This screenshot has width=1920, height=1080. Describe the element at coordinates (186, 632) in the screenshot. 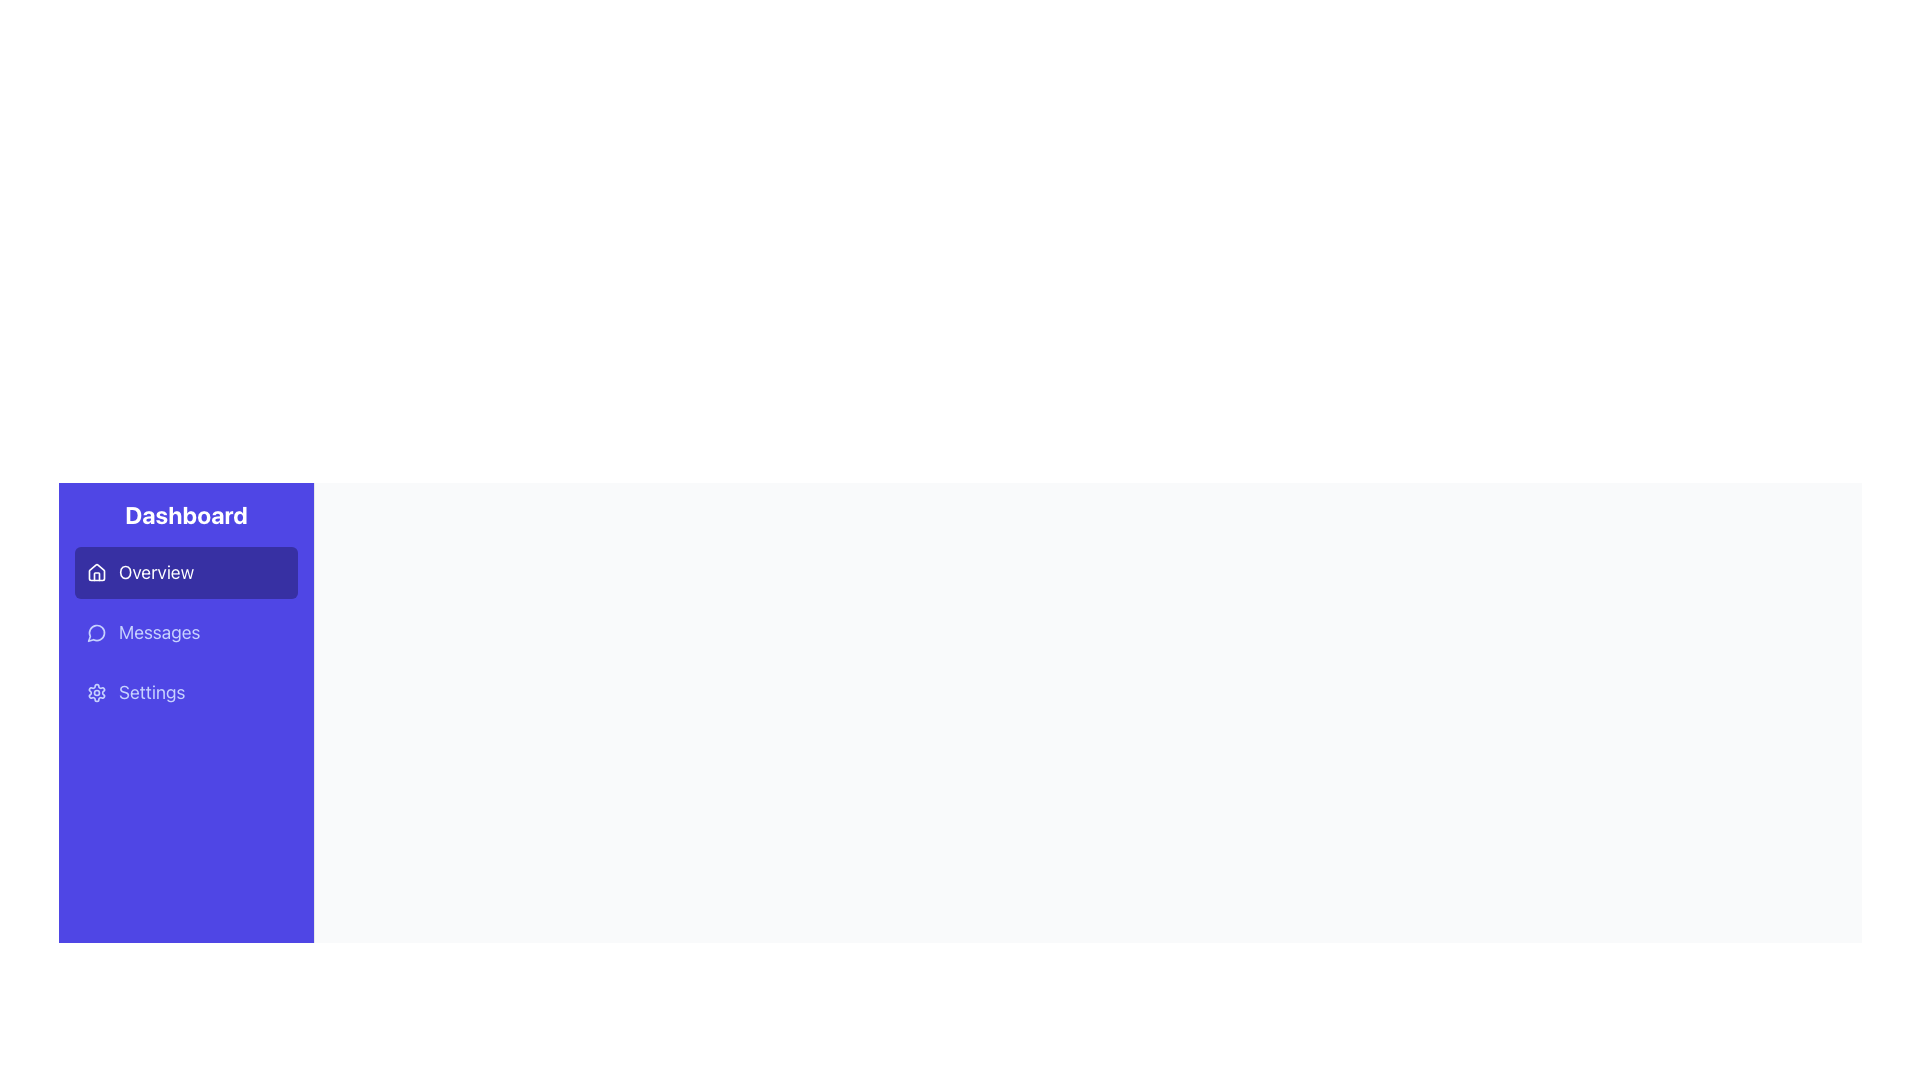

I see `the 'Messages' item in the Navigation menu using keyboard navigation` at that location.